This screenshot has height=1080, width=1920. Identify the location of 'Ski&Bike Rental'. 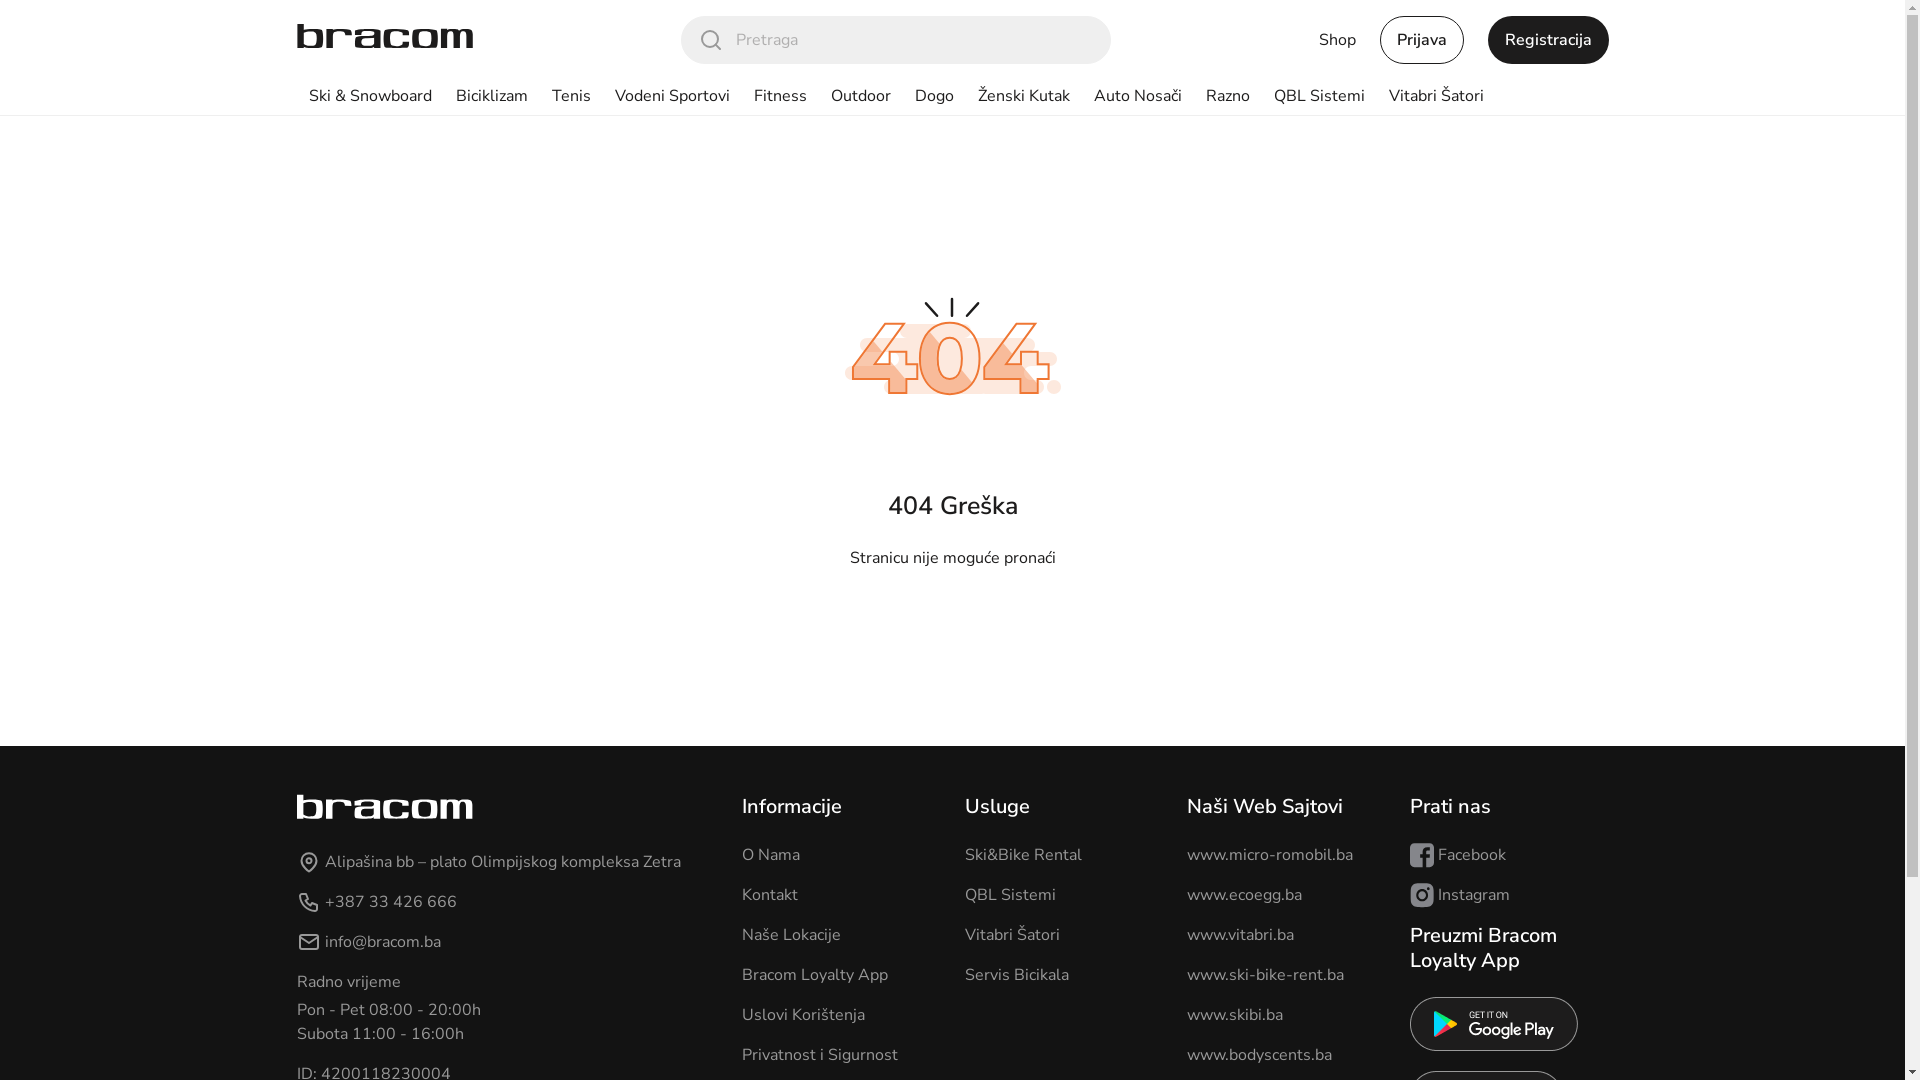
(964, 855).